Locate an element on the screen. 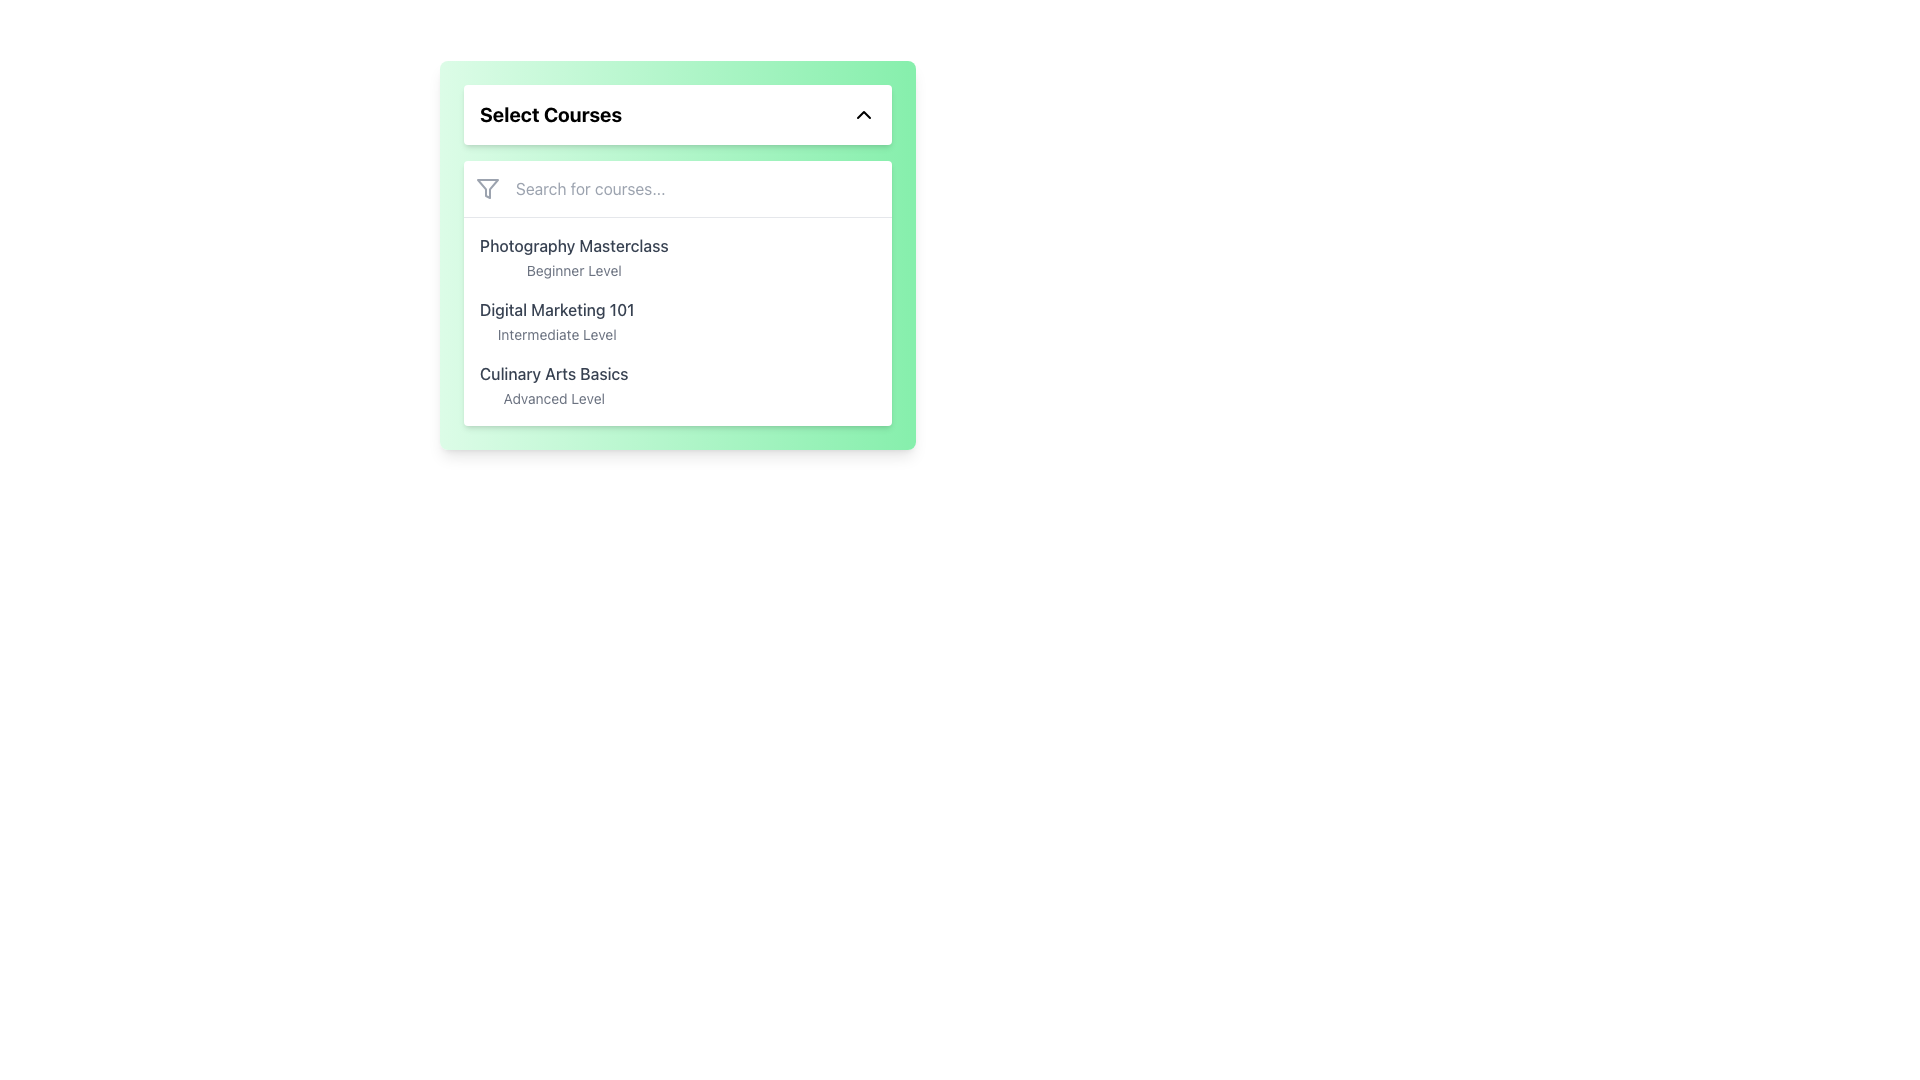 This screenshot has height=1080, width=1920. the third list item labeled 'Culinary Arts Basics' is located at coordinates (677, 385).